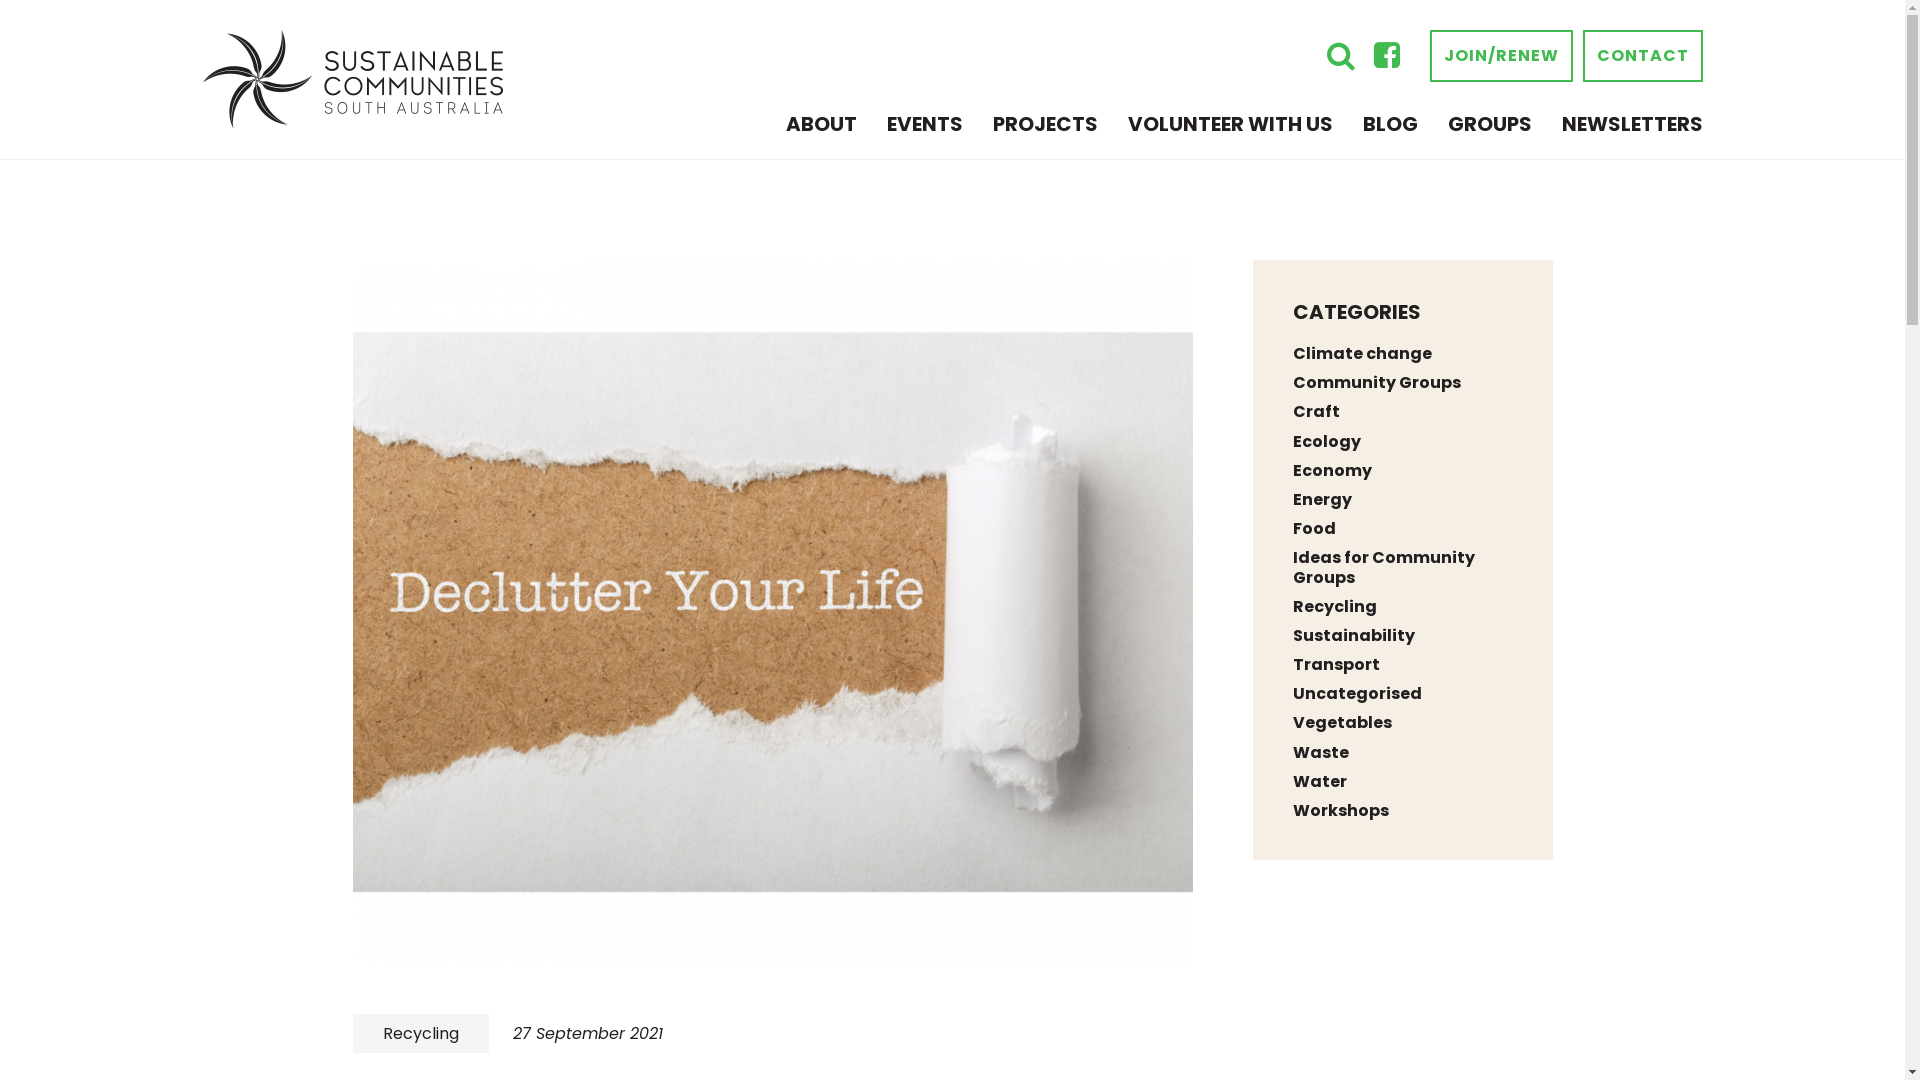 Image resolution: width=1920 pixels, height=1080 pixels. What do you see at coordinates (1641, 55) in the screenshot?
I see `'CONTACT'` at bounding box center [1641, 55].